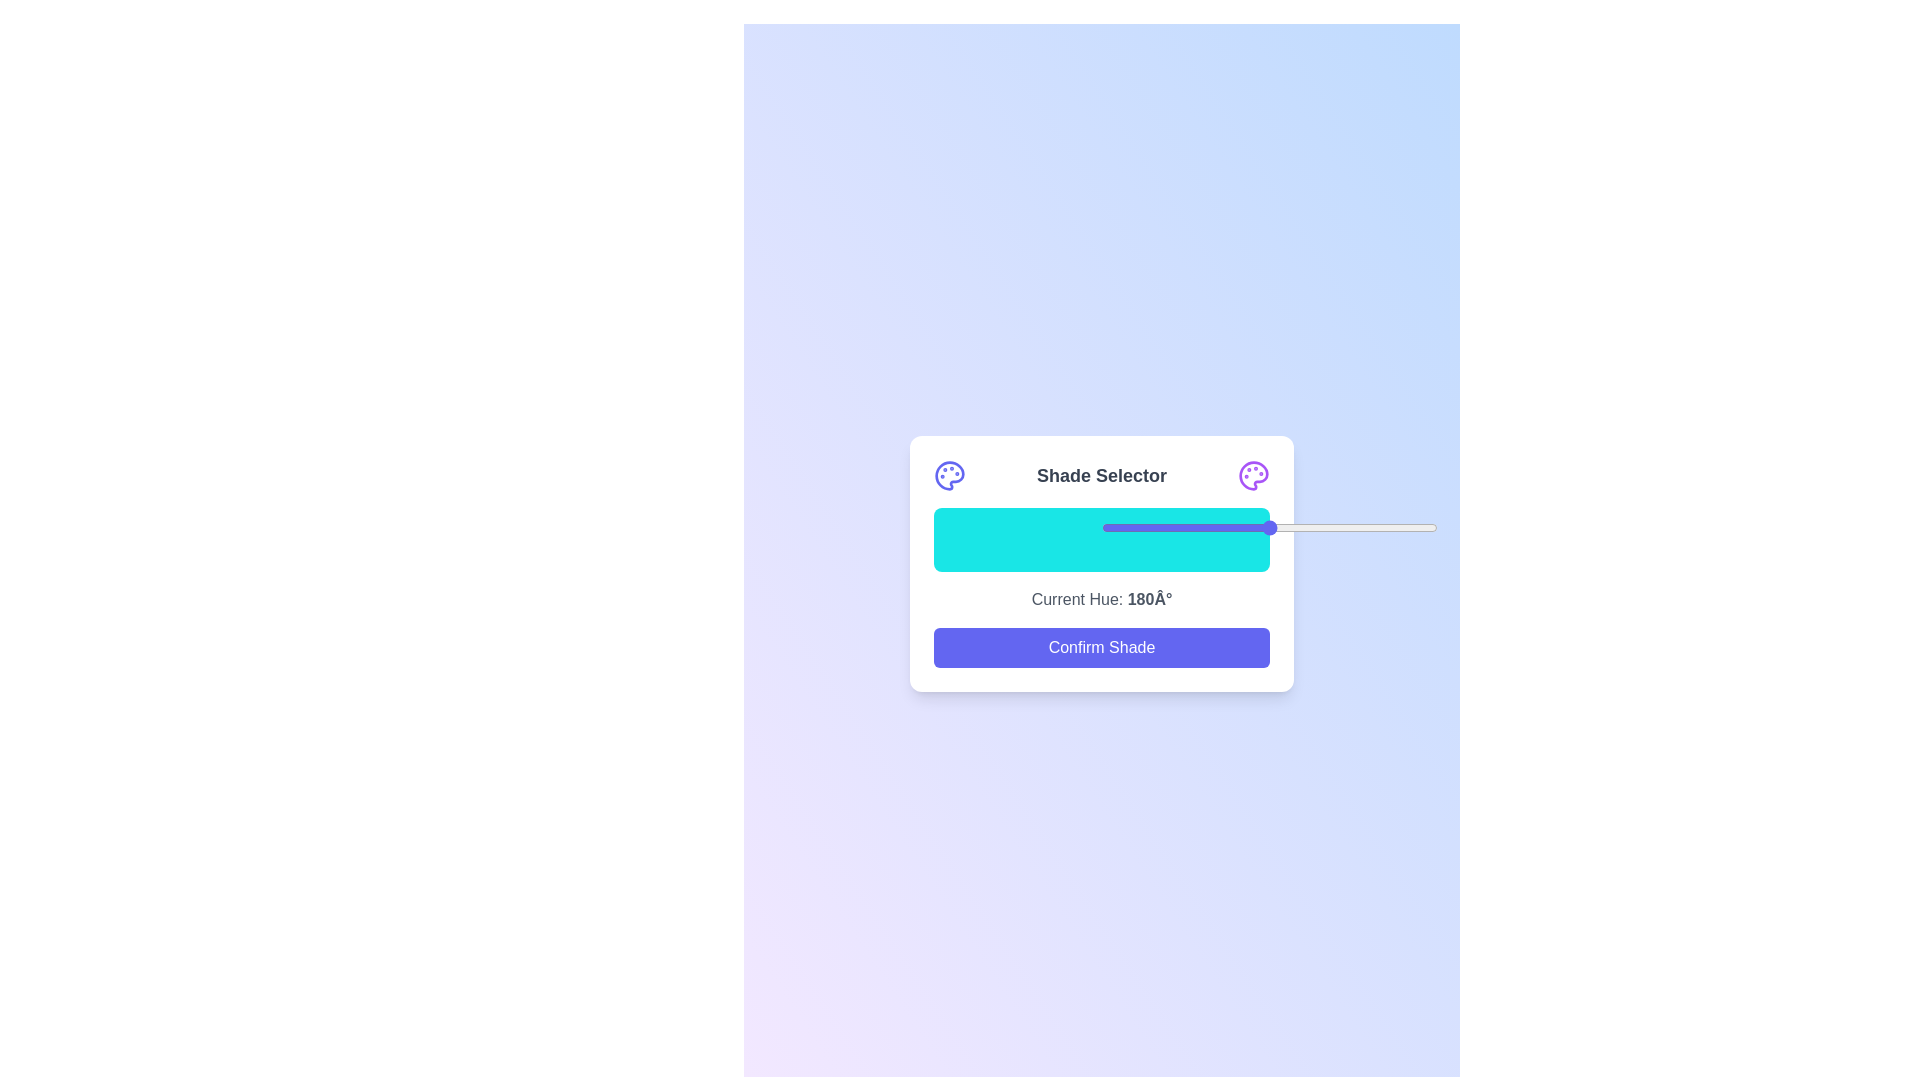 The width and height of the screenshot is (1920, 1080). Describe the element at coordinates (1090, 540) in the screenshot. I see `the shade slider to 47 to observe the corresponding color` at that location.